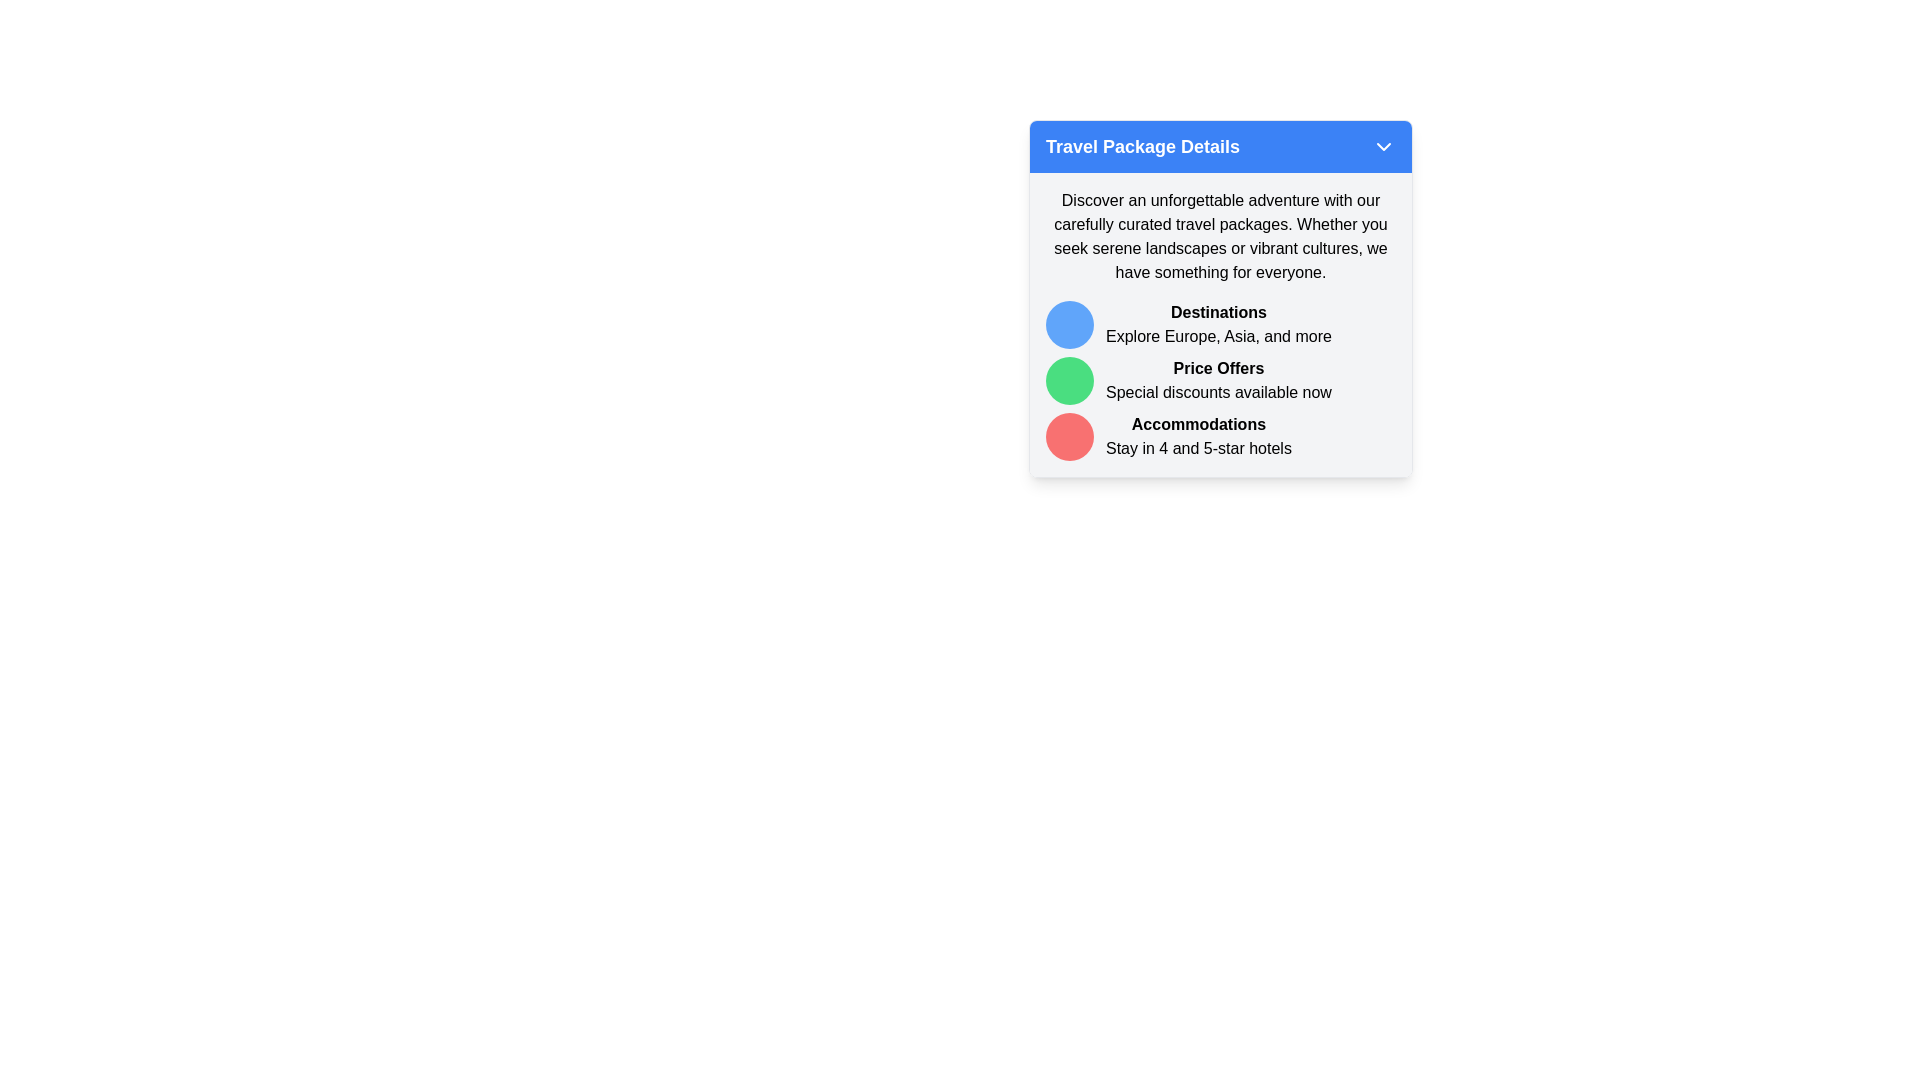  Describe the element at coordinates (1218, 335) in the screenshot. I see `text label containing the phrase 'Explore Europe, Asia, and more', which is aligned below the bolded title 'Destinations' in a smaller font style` at that location.